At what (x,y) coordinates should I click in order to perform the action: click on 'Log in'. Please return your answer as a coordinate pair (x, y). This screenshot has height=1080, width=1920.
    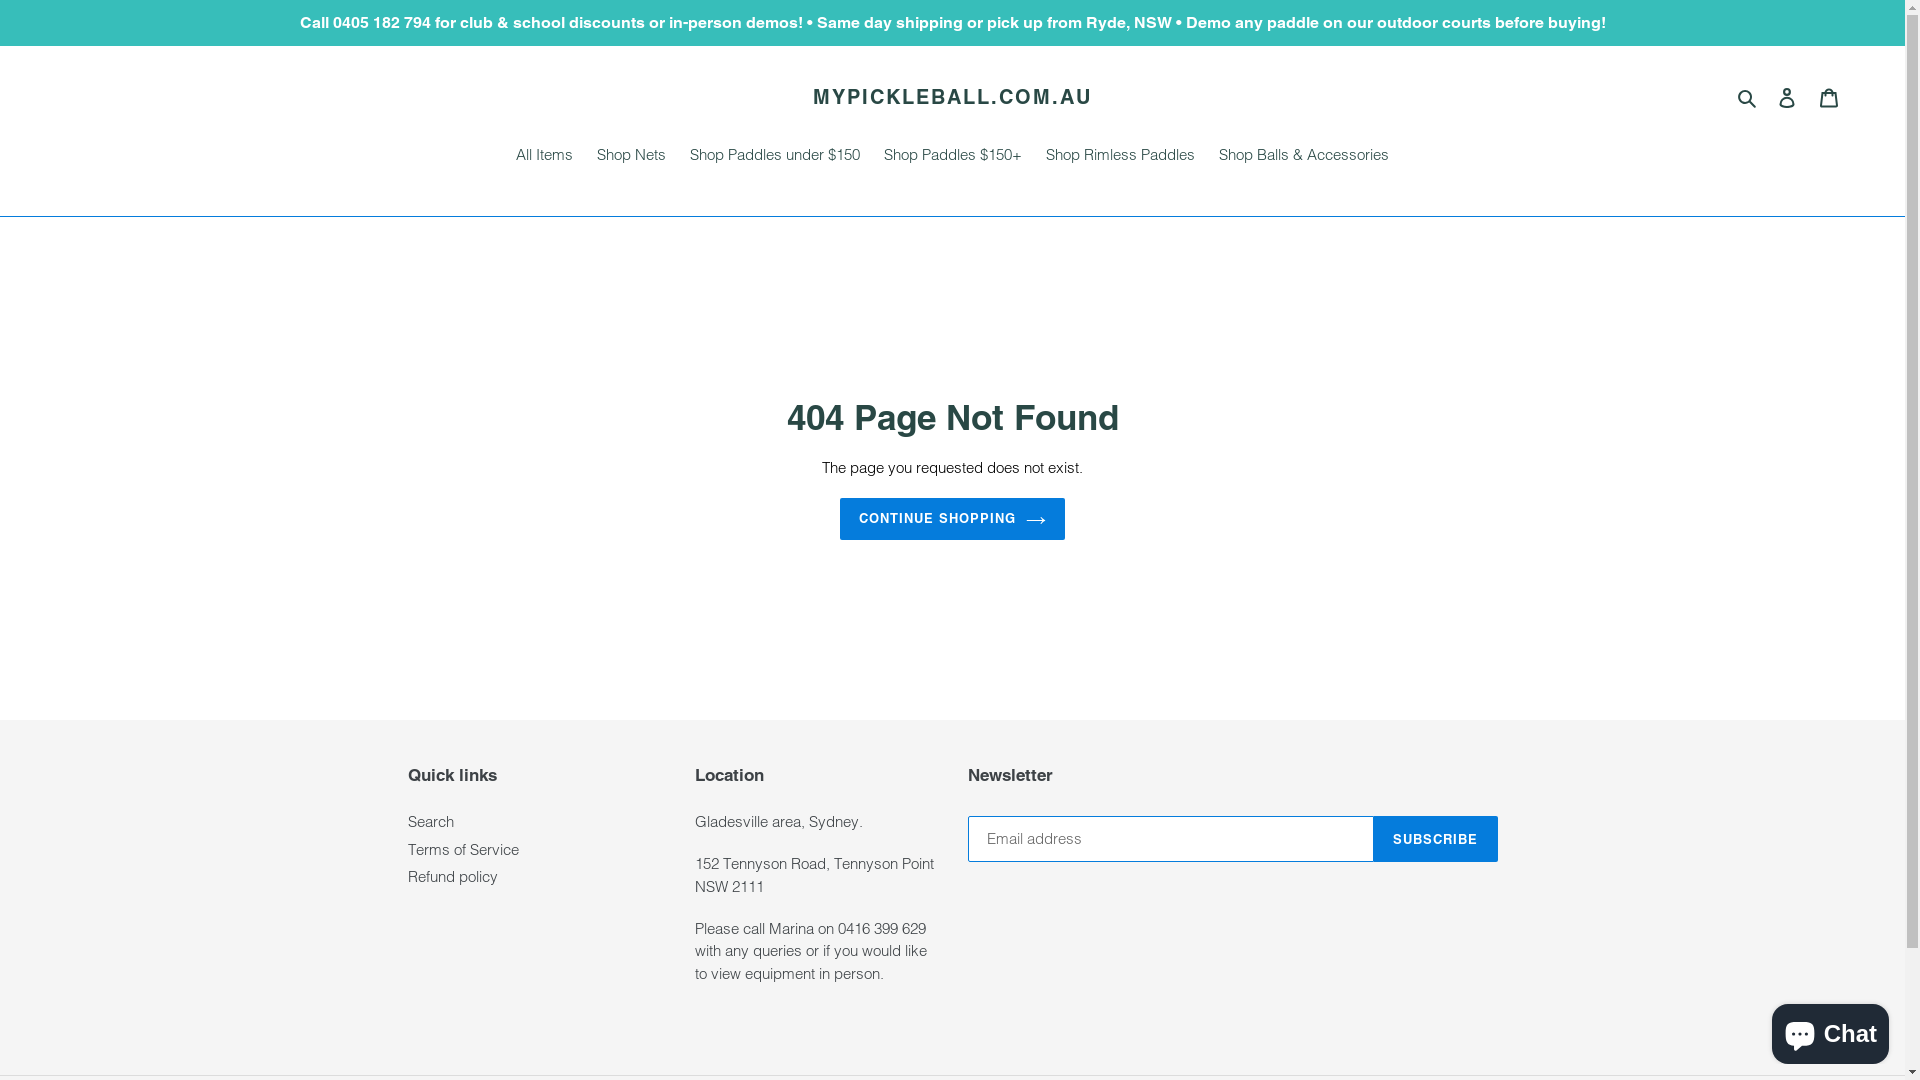
    Looking at the image, I should click on (1786, 97).